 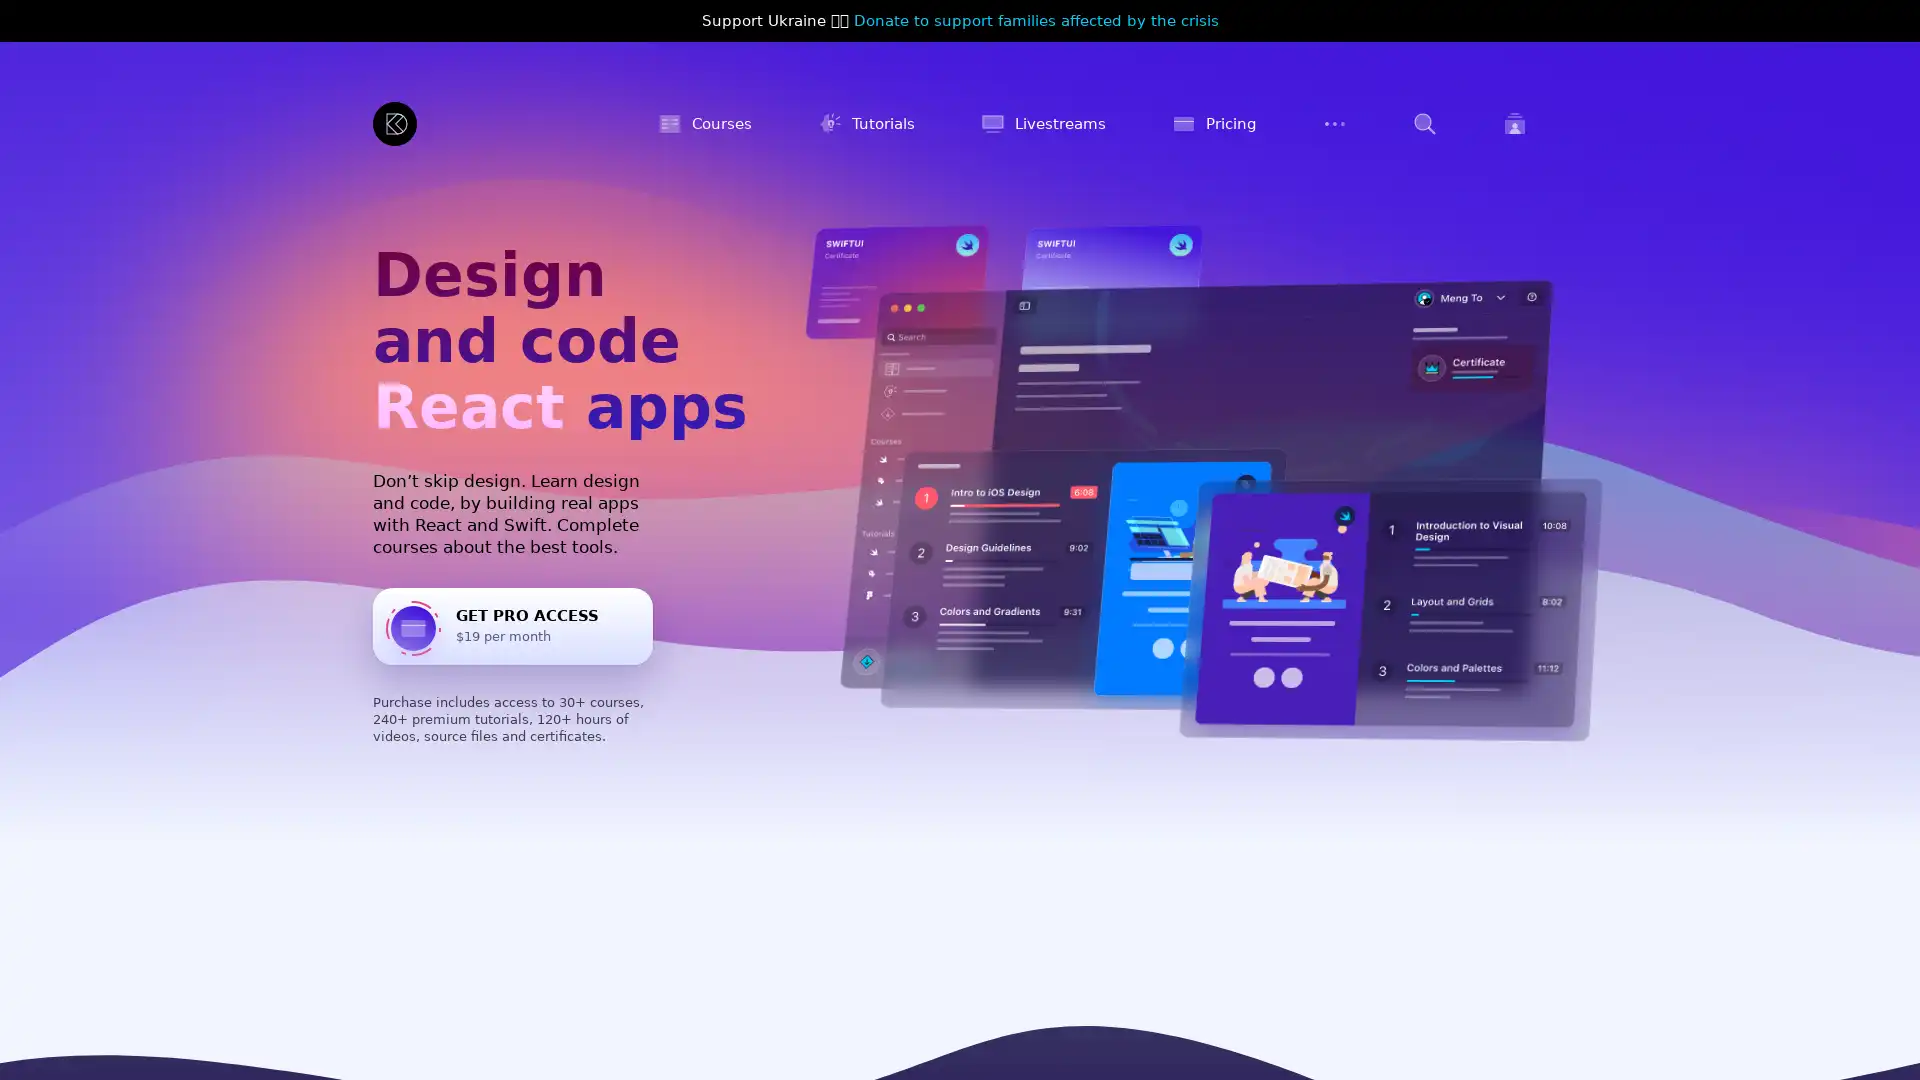 I want to click on Tutorials icon Tutorials, so click(x=866, y=123).